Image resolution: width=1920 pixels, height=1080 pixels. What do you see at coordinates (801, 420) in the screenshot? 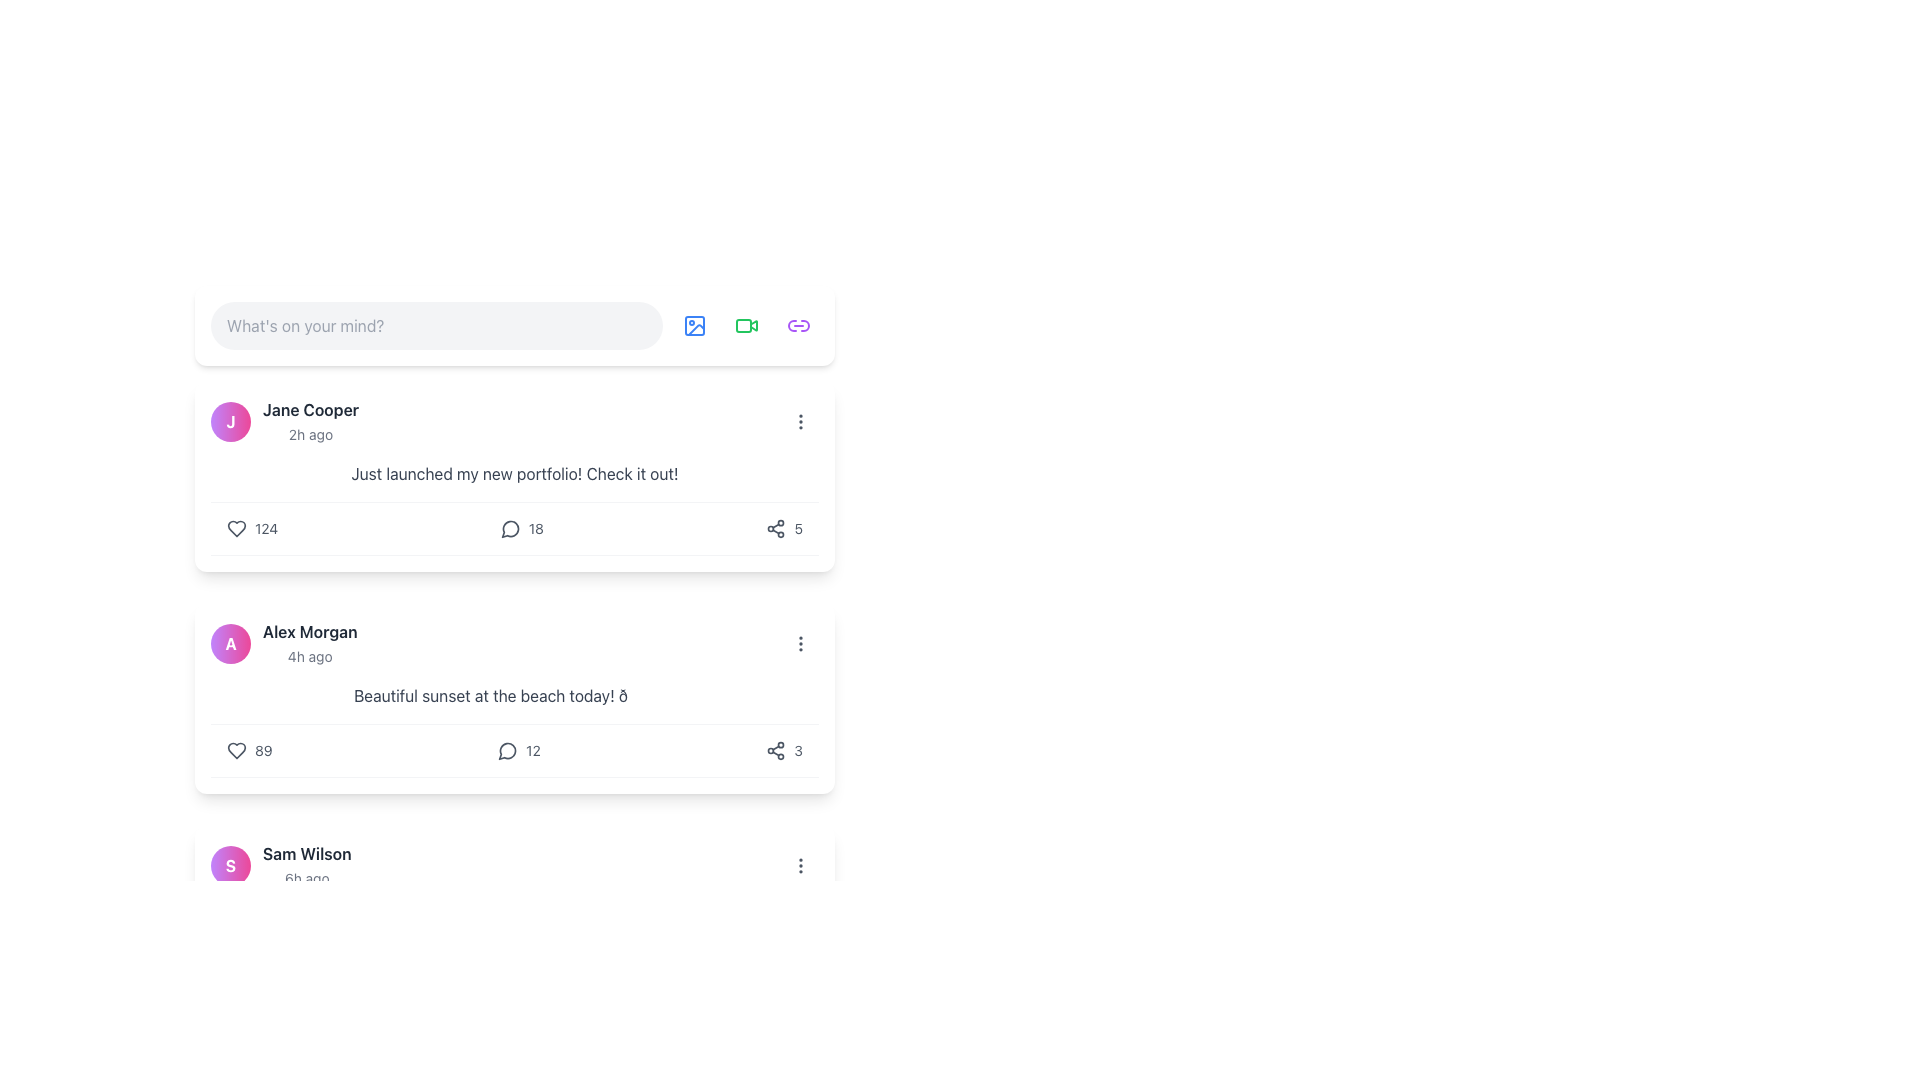
I see `the vertical ellipsis icon button located at the upper-right corner of Jane Cooper's post section` at bounding box center [801, 420].